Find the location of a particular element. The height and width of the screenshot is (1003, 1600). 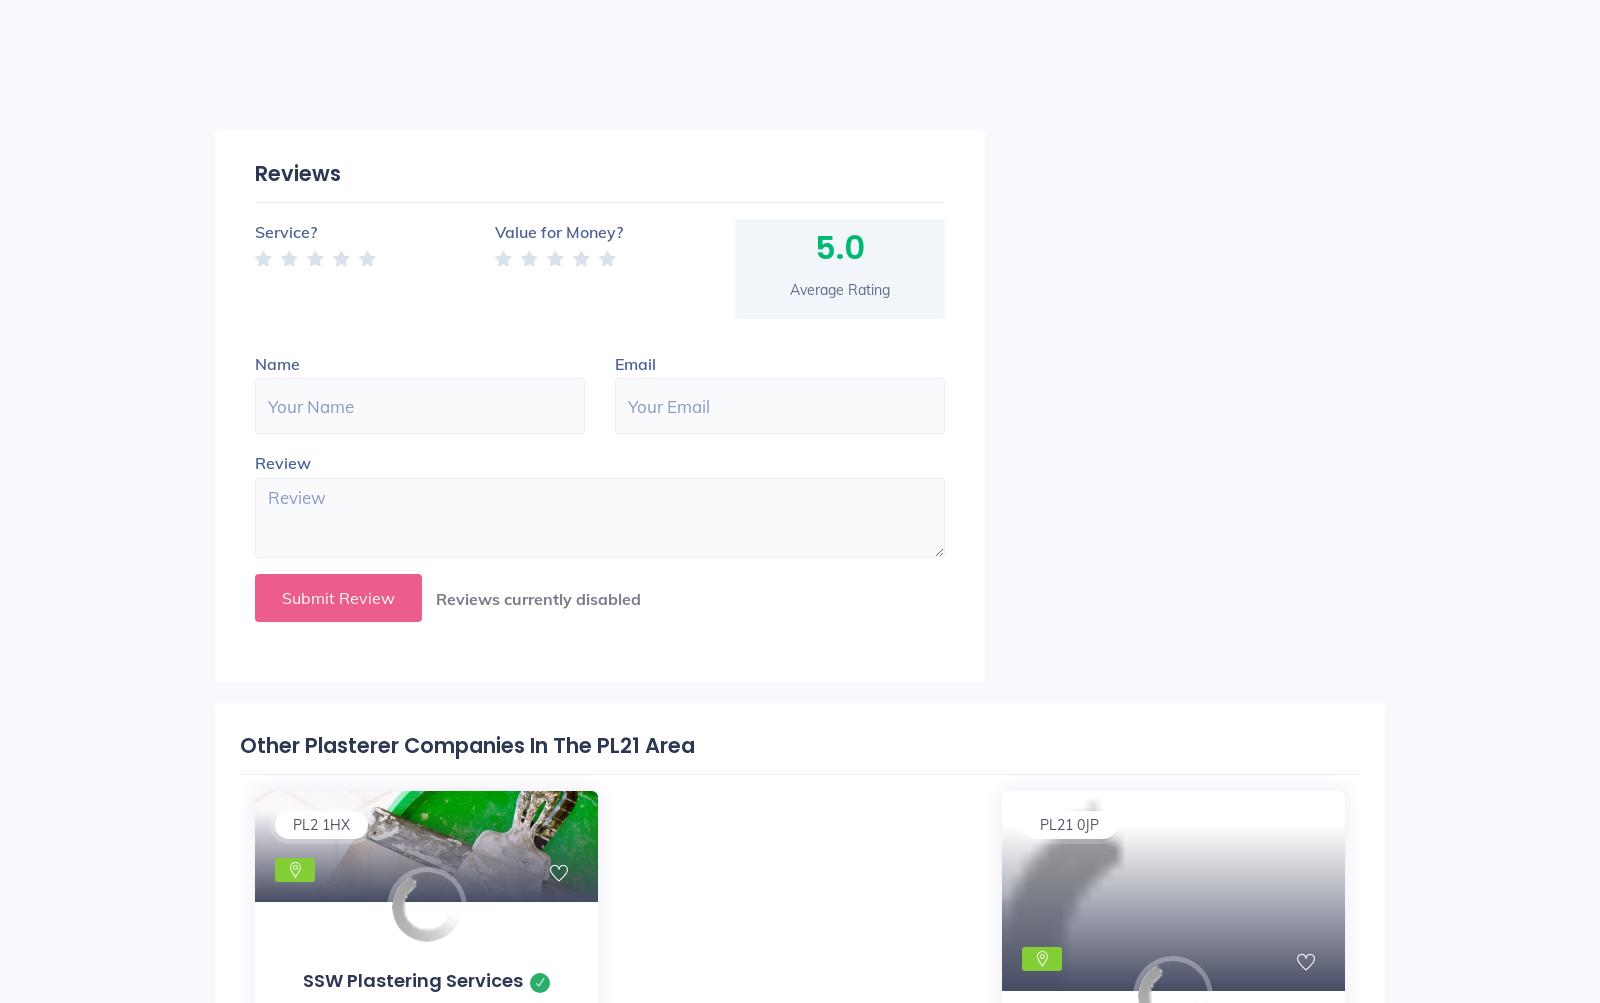

'Value for Money?' is located at coordinates (558, 230).